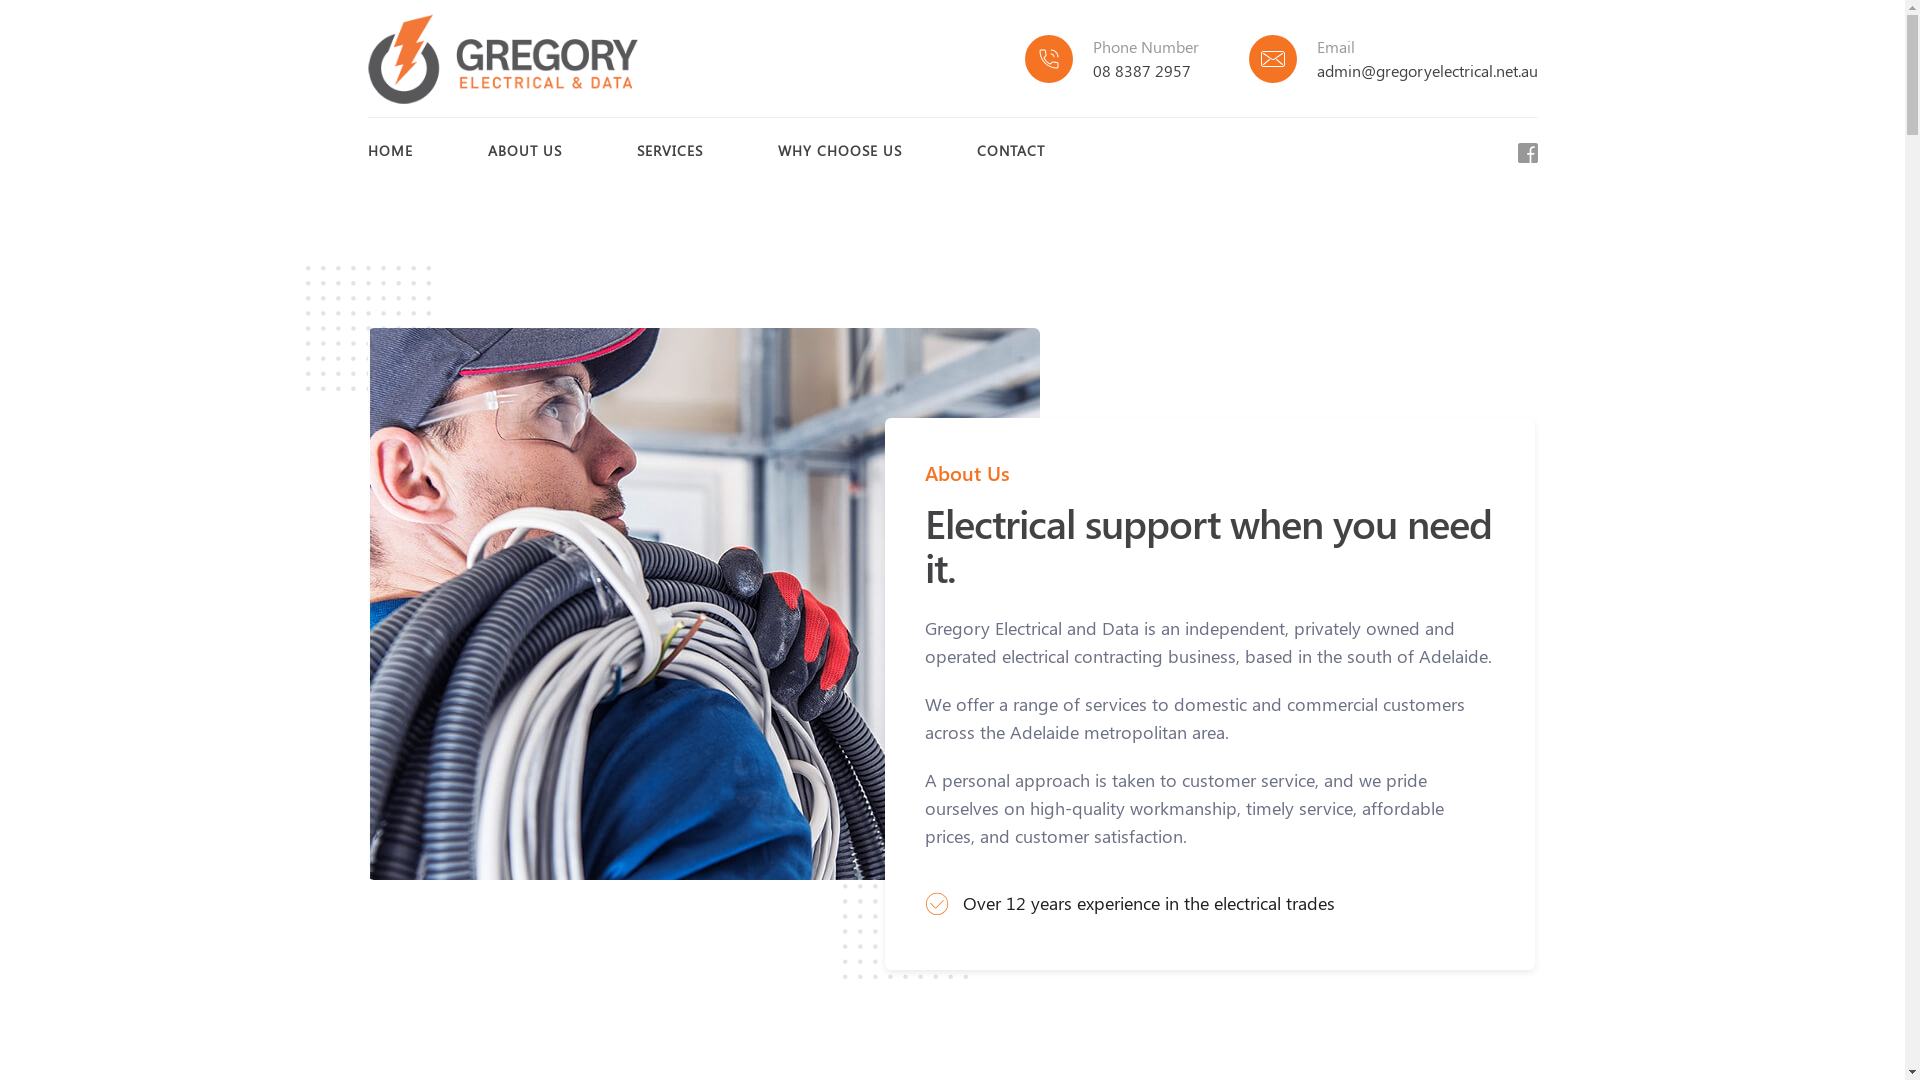 The height and width of the screenshot is (1080, 1920). Describe the element at coordinates (1425, 69) in the screenshot. I see `'admin@gregoryelectrical.net.au'` at that location.